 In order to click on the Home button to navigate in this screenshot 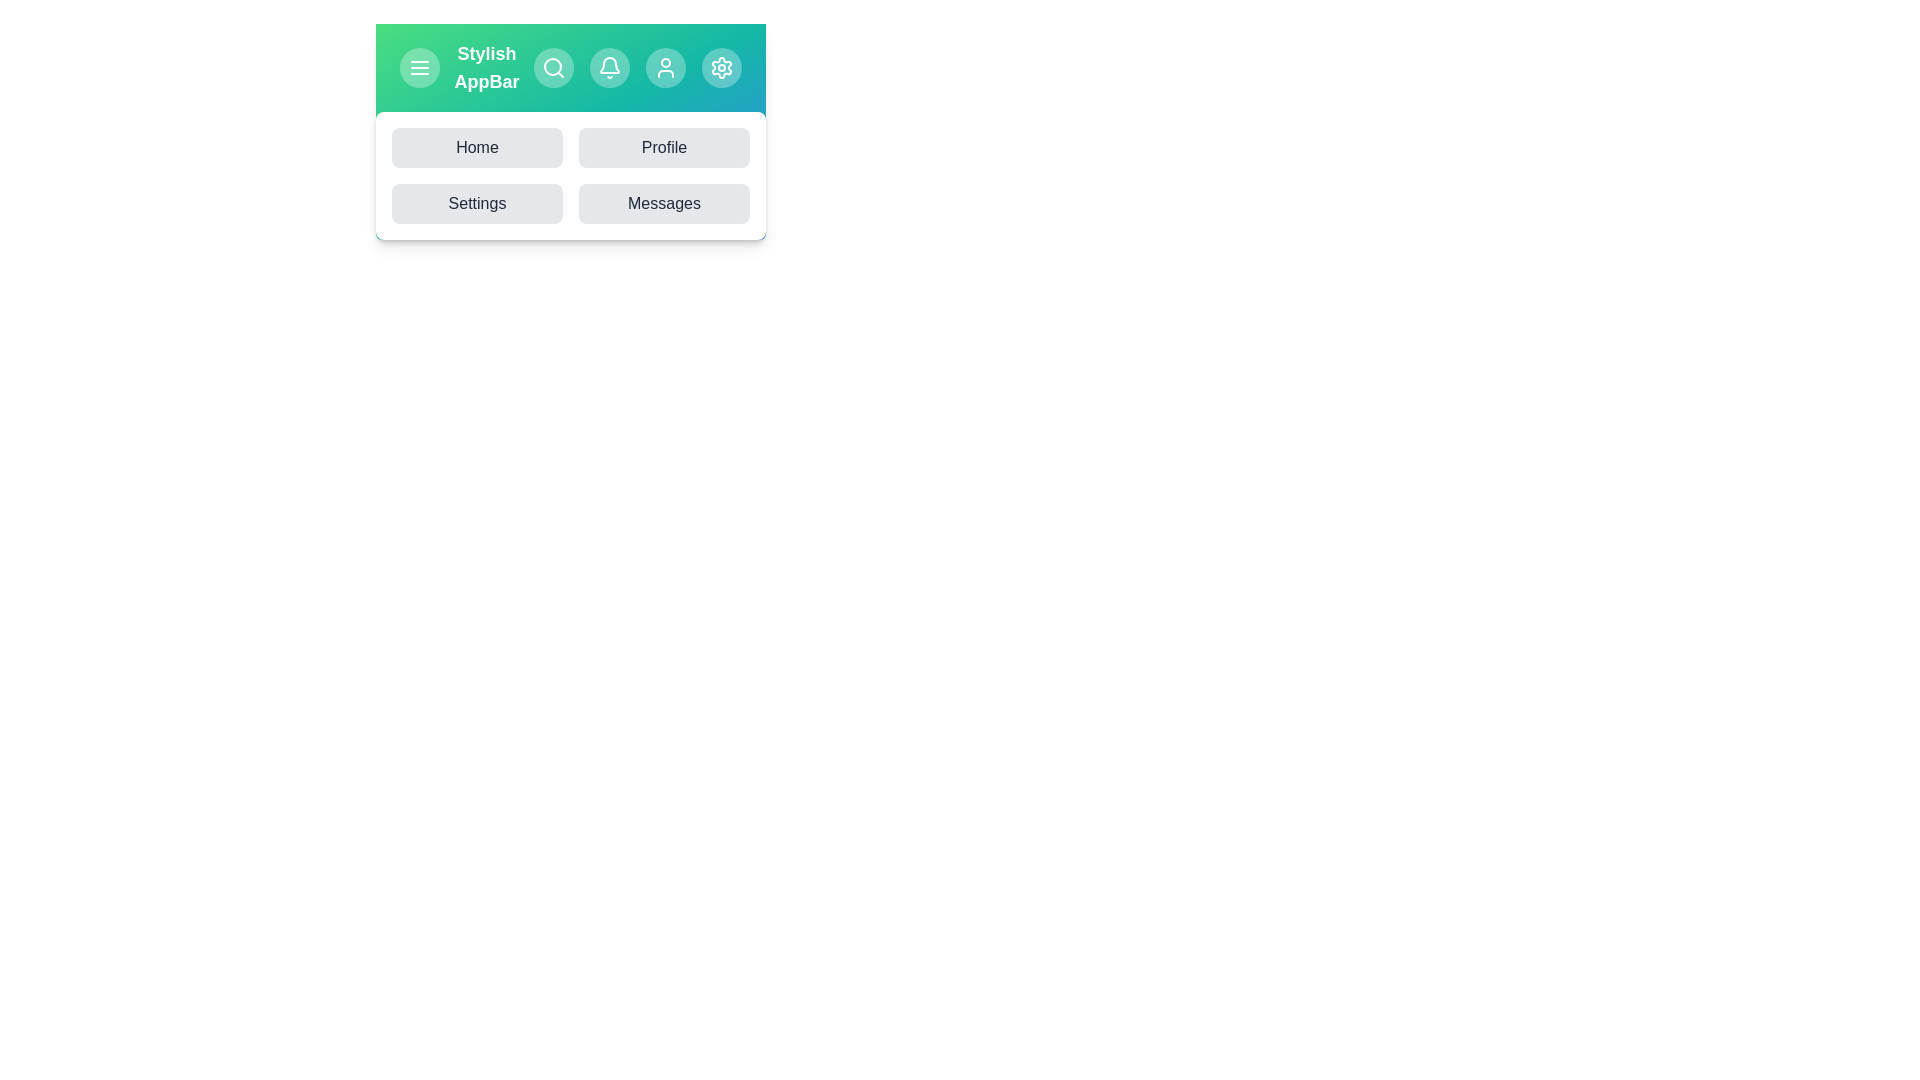, I will do `click(476, 146)`.